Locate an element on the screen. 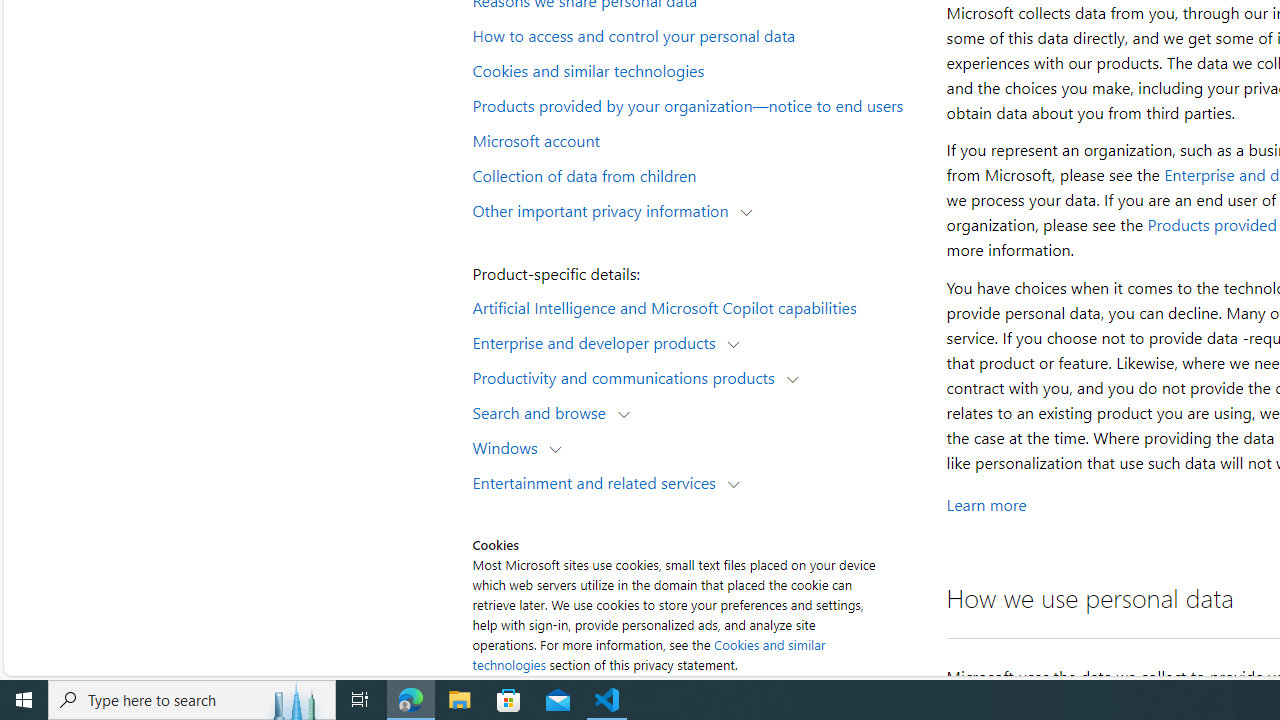 This screenshot has width=1280, height=720. 'Collection of data from children' is located at coordinates (696, 173).